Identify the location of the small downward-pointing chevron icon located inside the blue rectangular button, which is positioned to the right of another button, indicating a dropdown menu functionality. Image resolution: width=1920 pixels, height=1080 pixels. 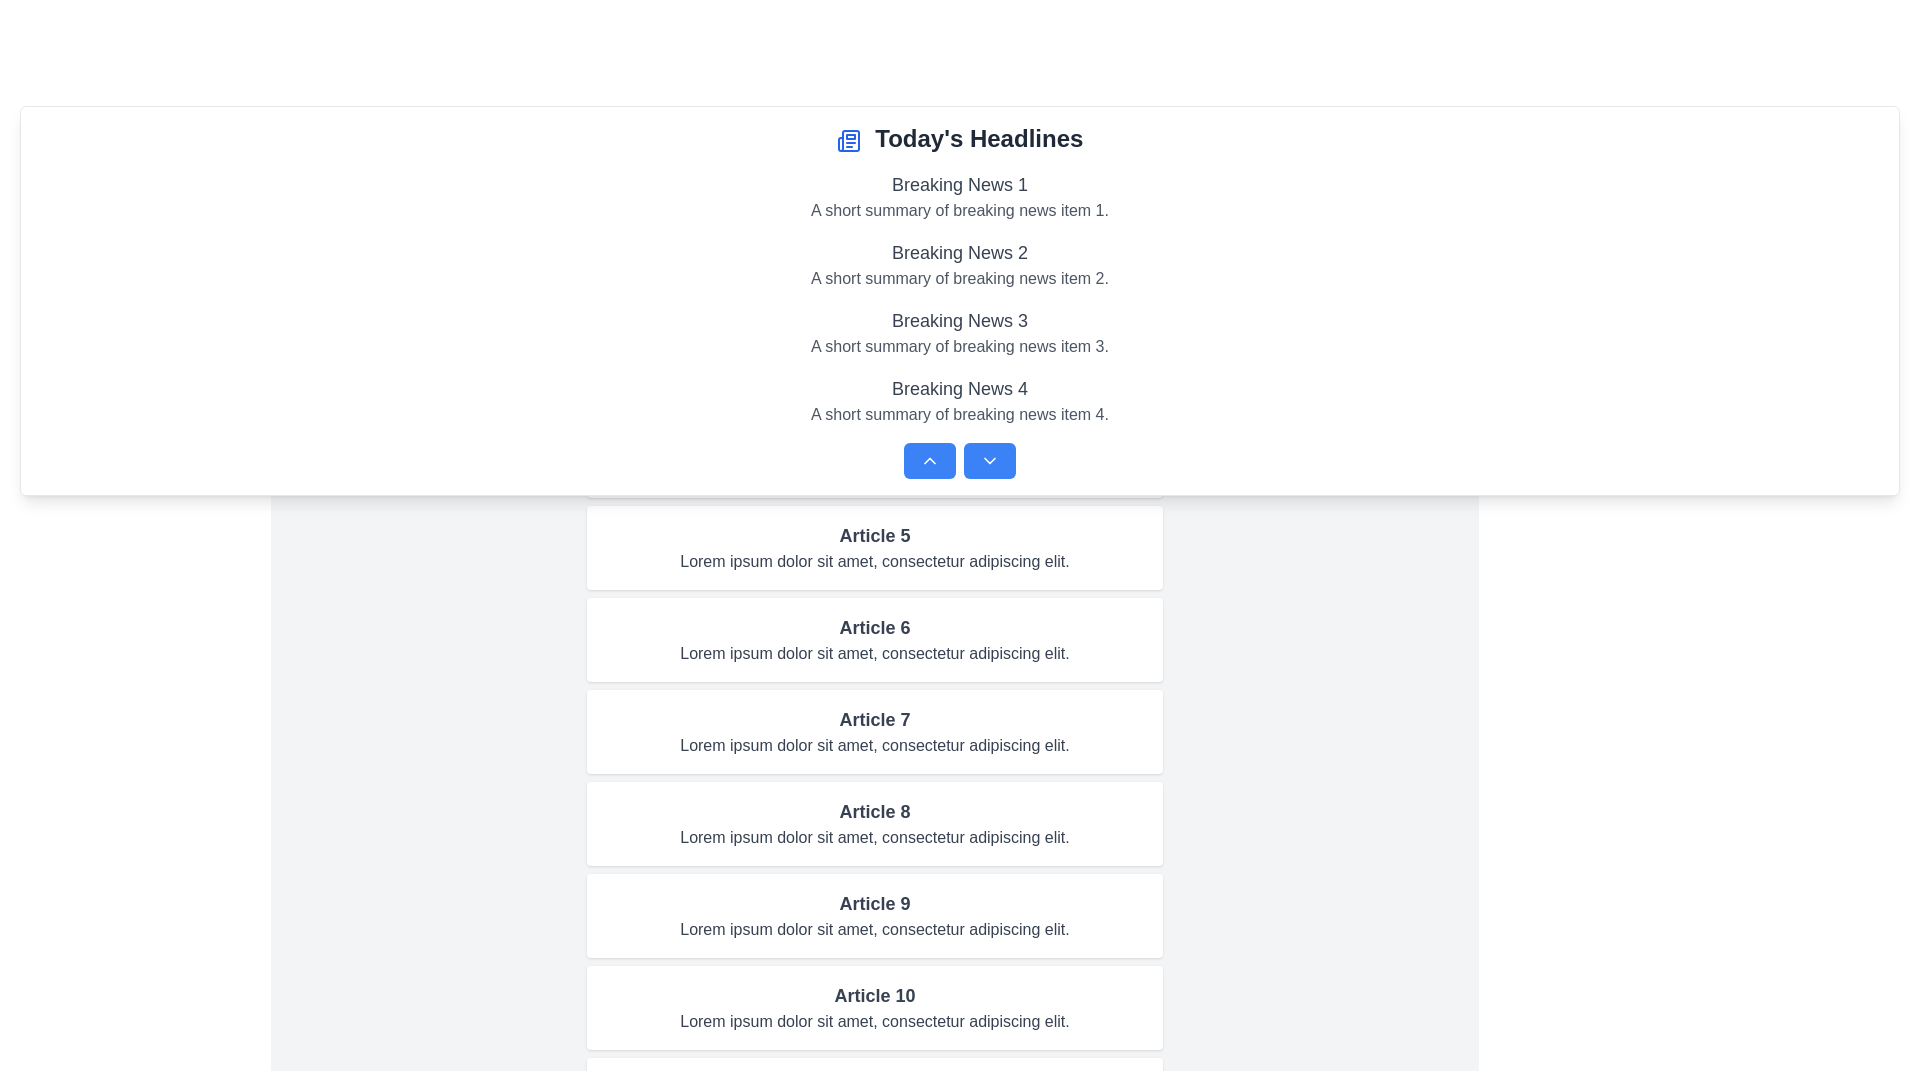
(989, 461).